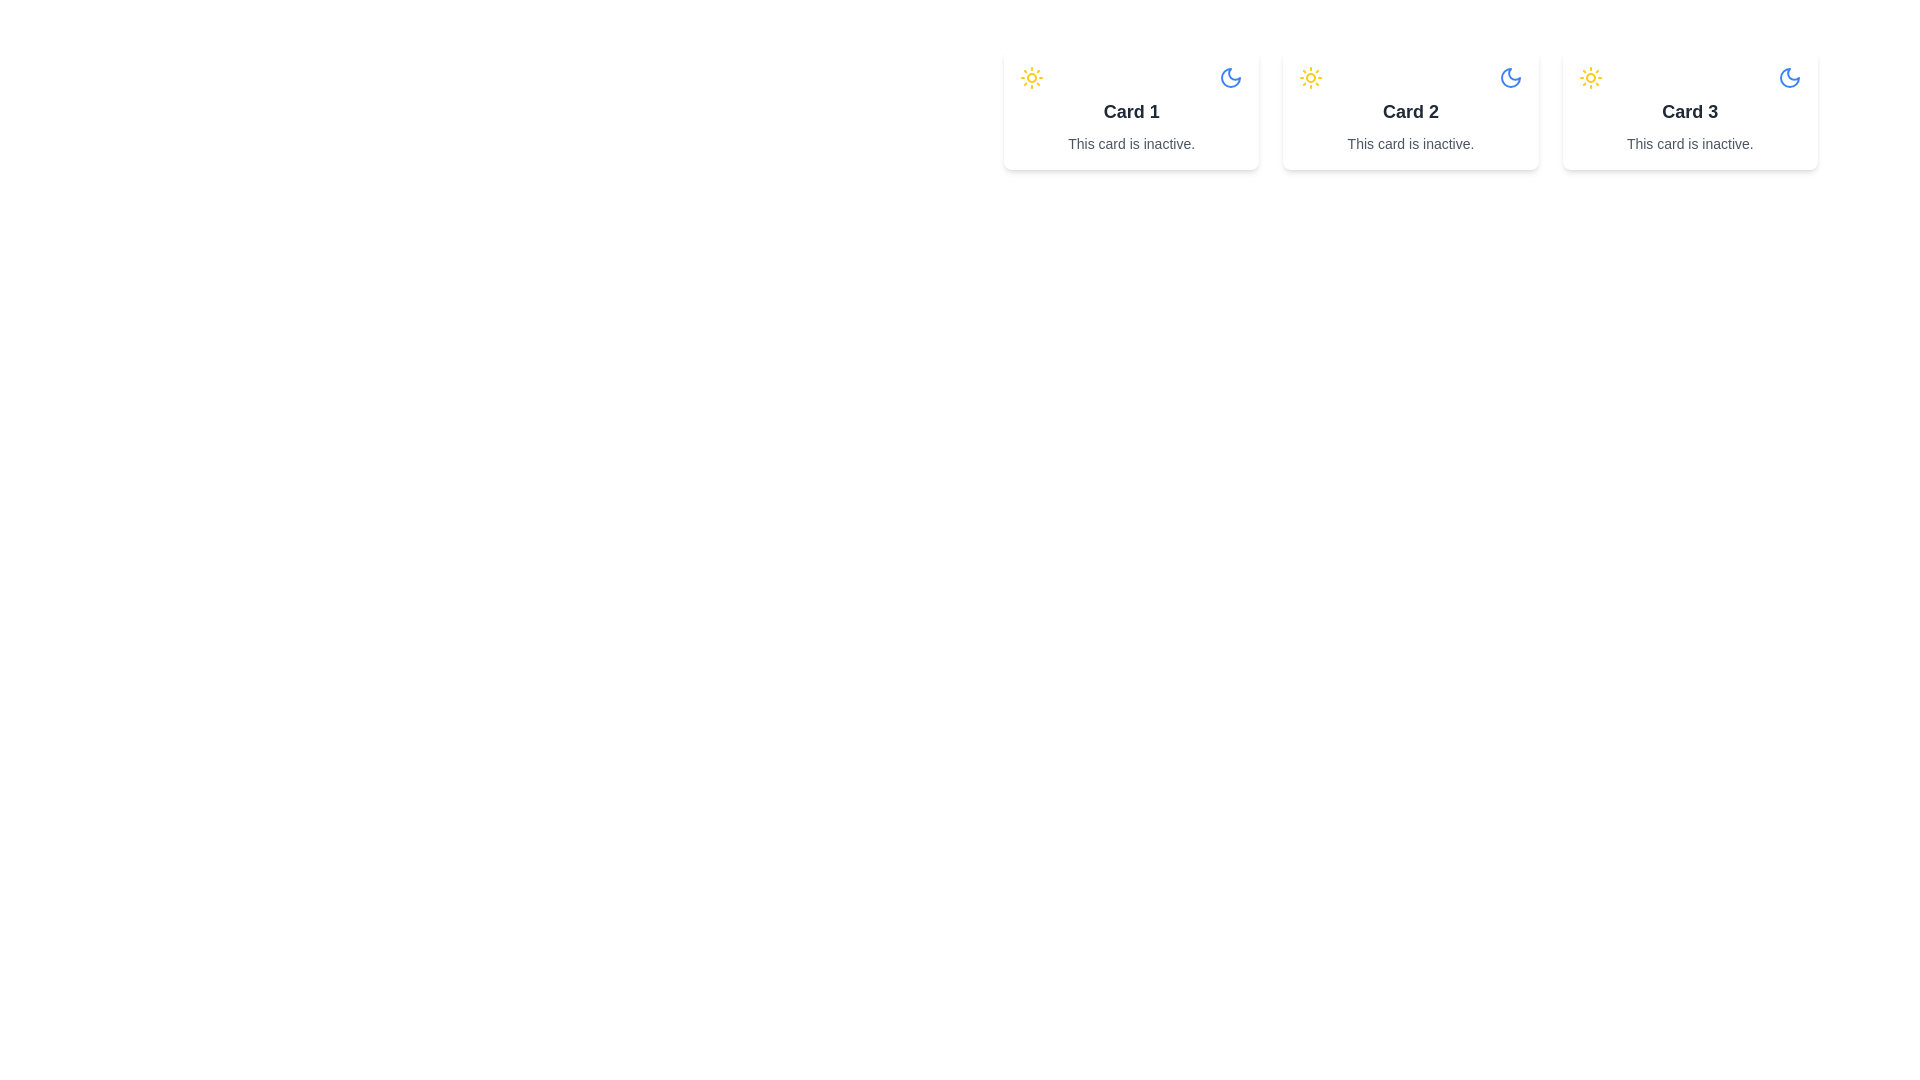 This screenshot has height=1080, width=1920. What do you see at coordinates (1790, 76) in the screenshot?
I see `the blue moon-shaped icon located at the top-right corner of 'Card 3'` at bounding box center [1790, 76].